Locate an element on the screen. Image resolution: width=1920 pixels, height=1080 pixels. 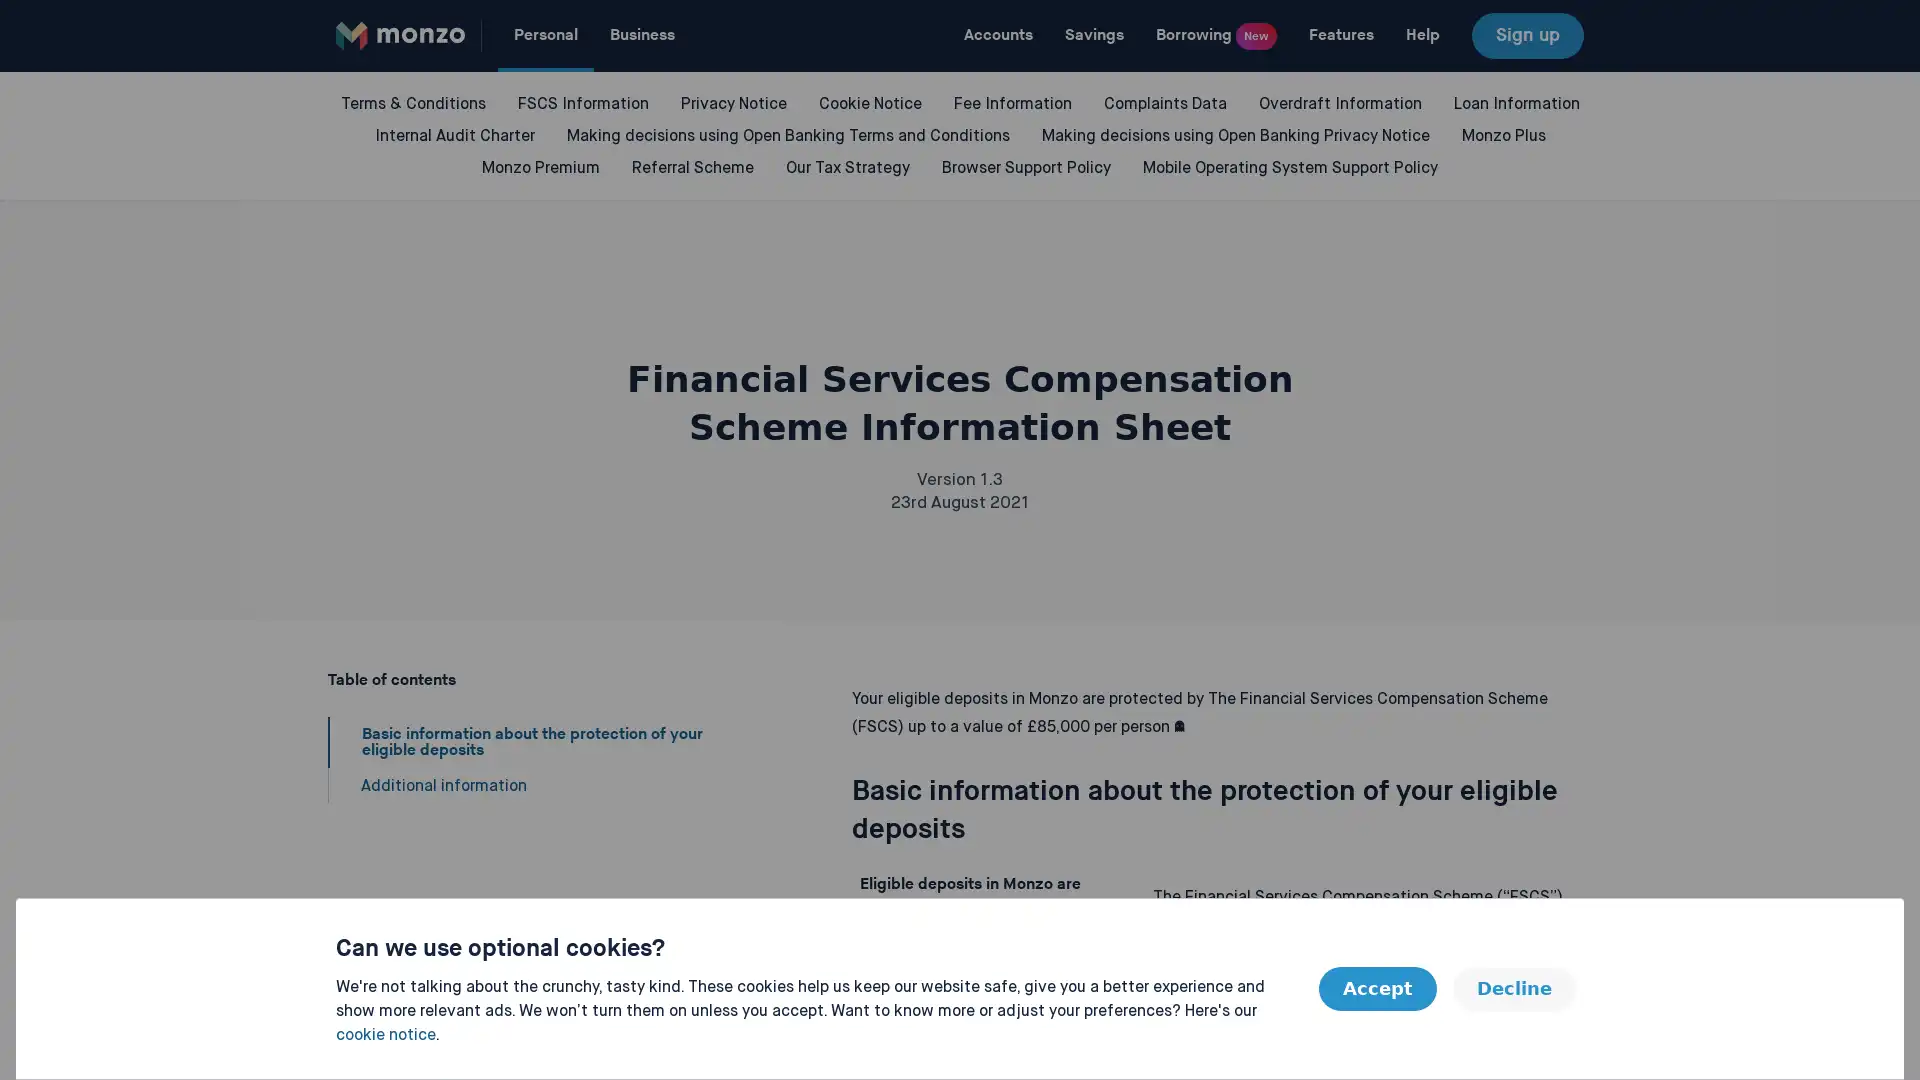
Features is located at coordinates (1341, 35).